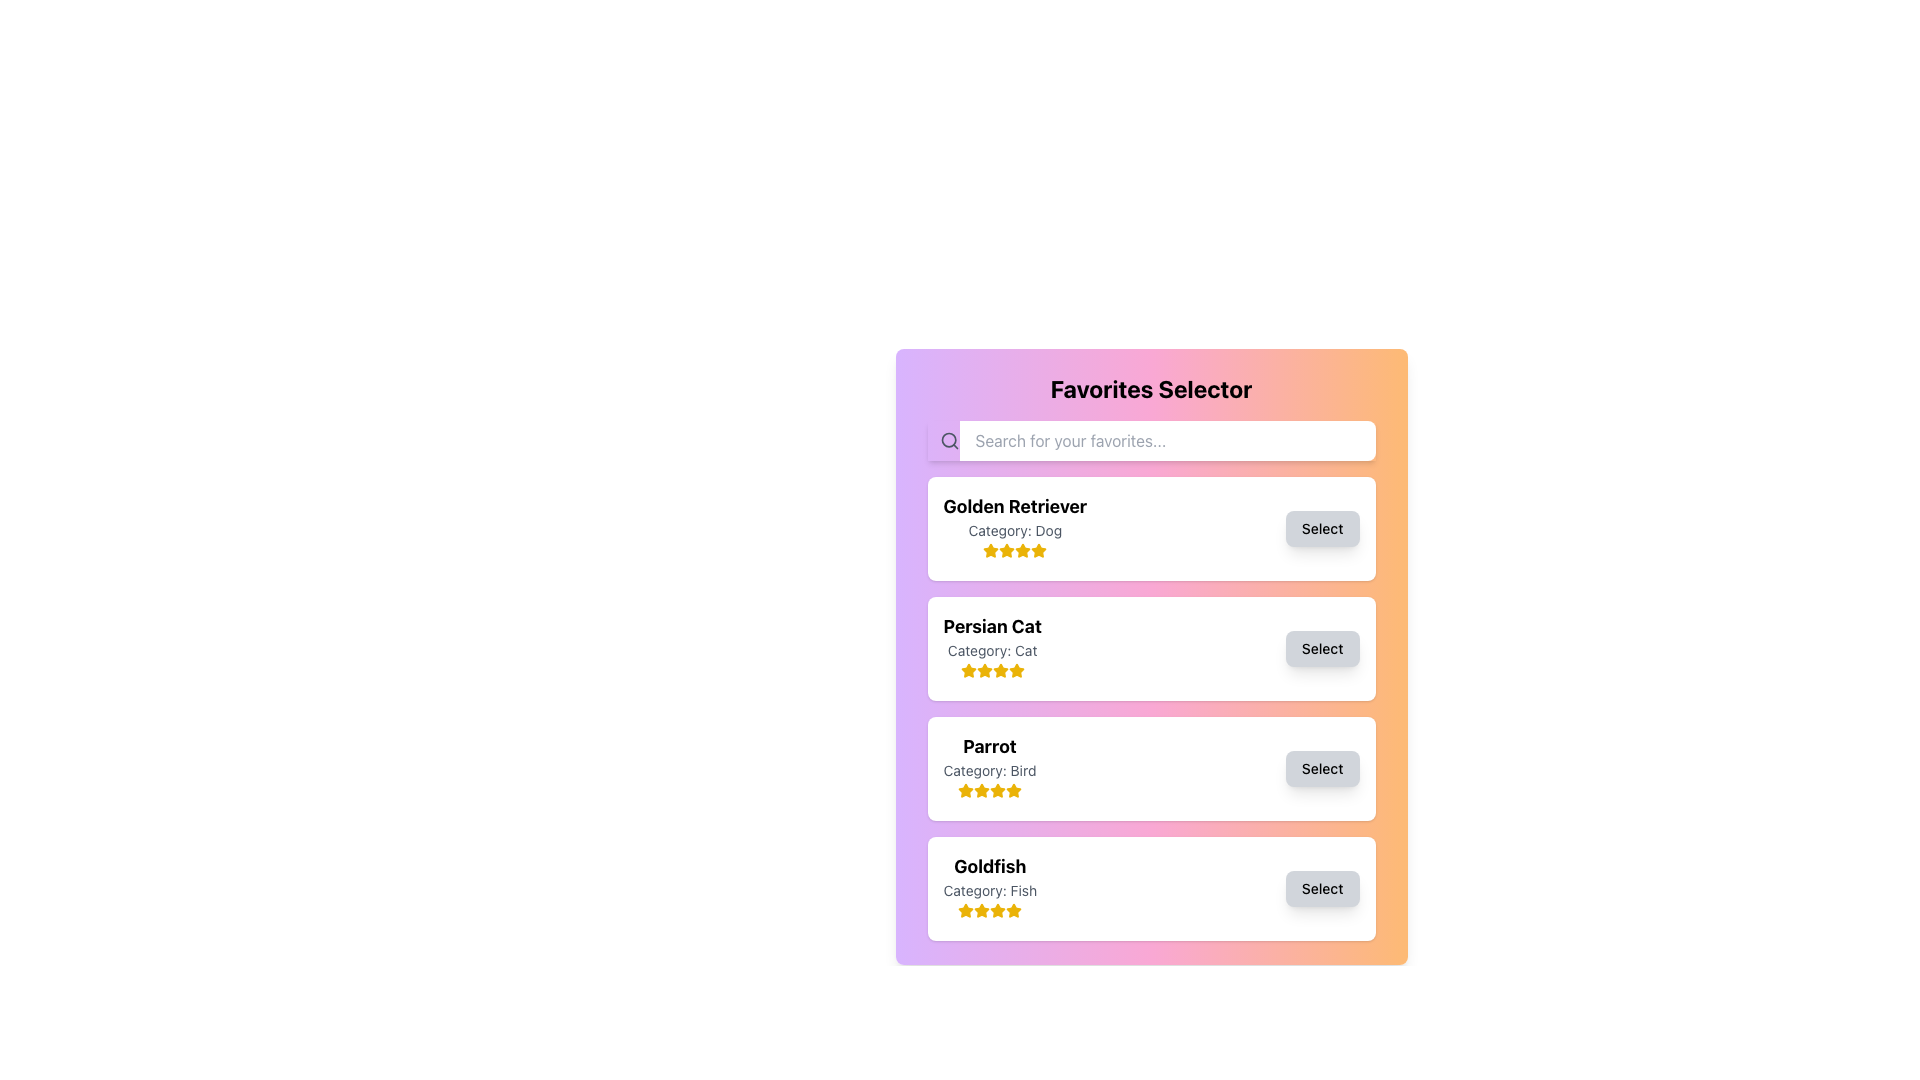  What do you see at coordinates (947, 439) in the screenshot?
I see `the small circular SVG component that represents the lens of the search icon, located at the beginning of the search field` at bounding box center [947, 439].